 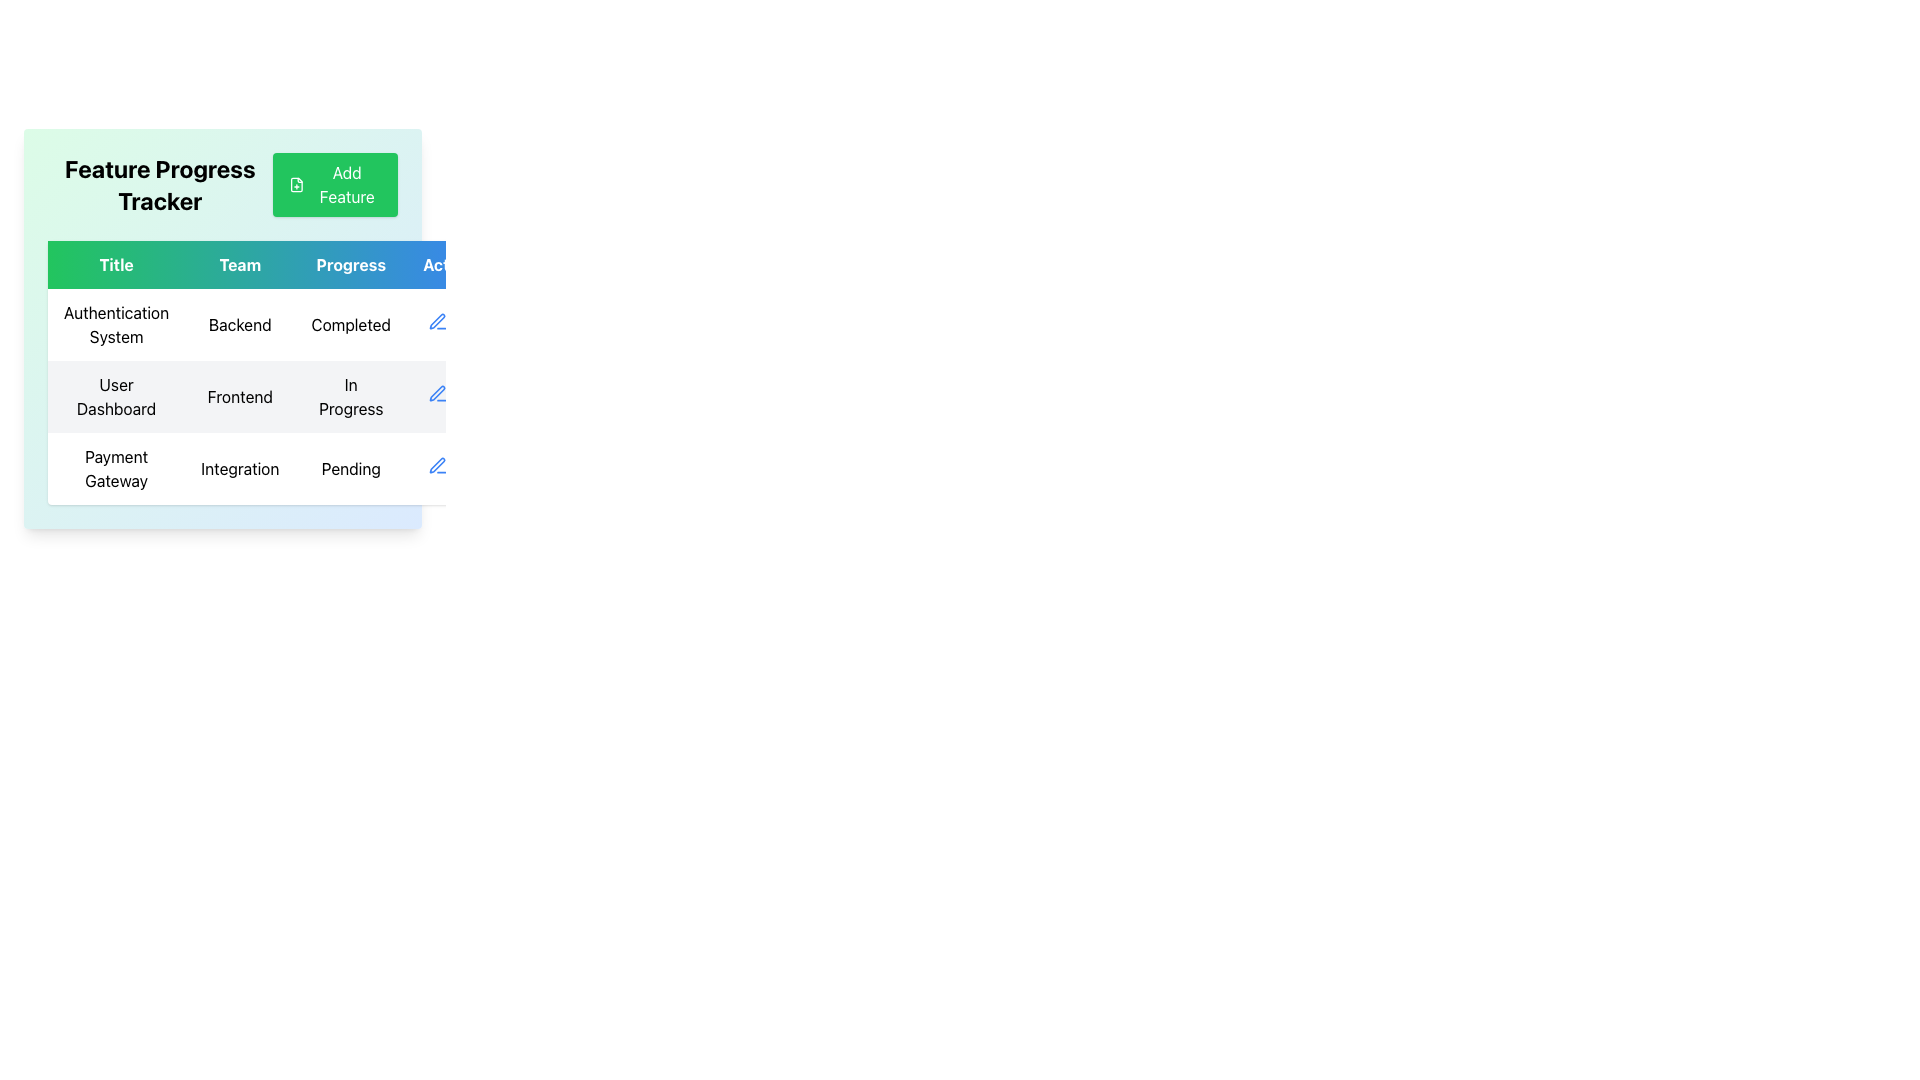 What do you see at coordinates (115, 397) in the screenshot?
I see `the static text cell labeled 'User Dashboard' in the first column of the second row under the 'Title' header in the 'Feature Progress Tracker' interface` at bounding box center [115, 397].